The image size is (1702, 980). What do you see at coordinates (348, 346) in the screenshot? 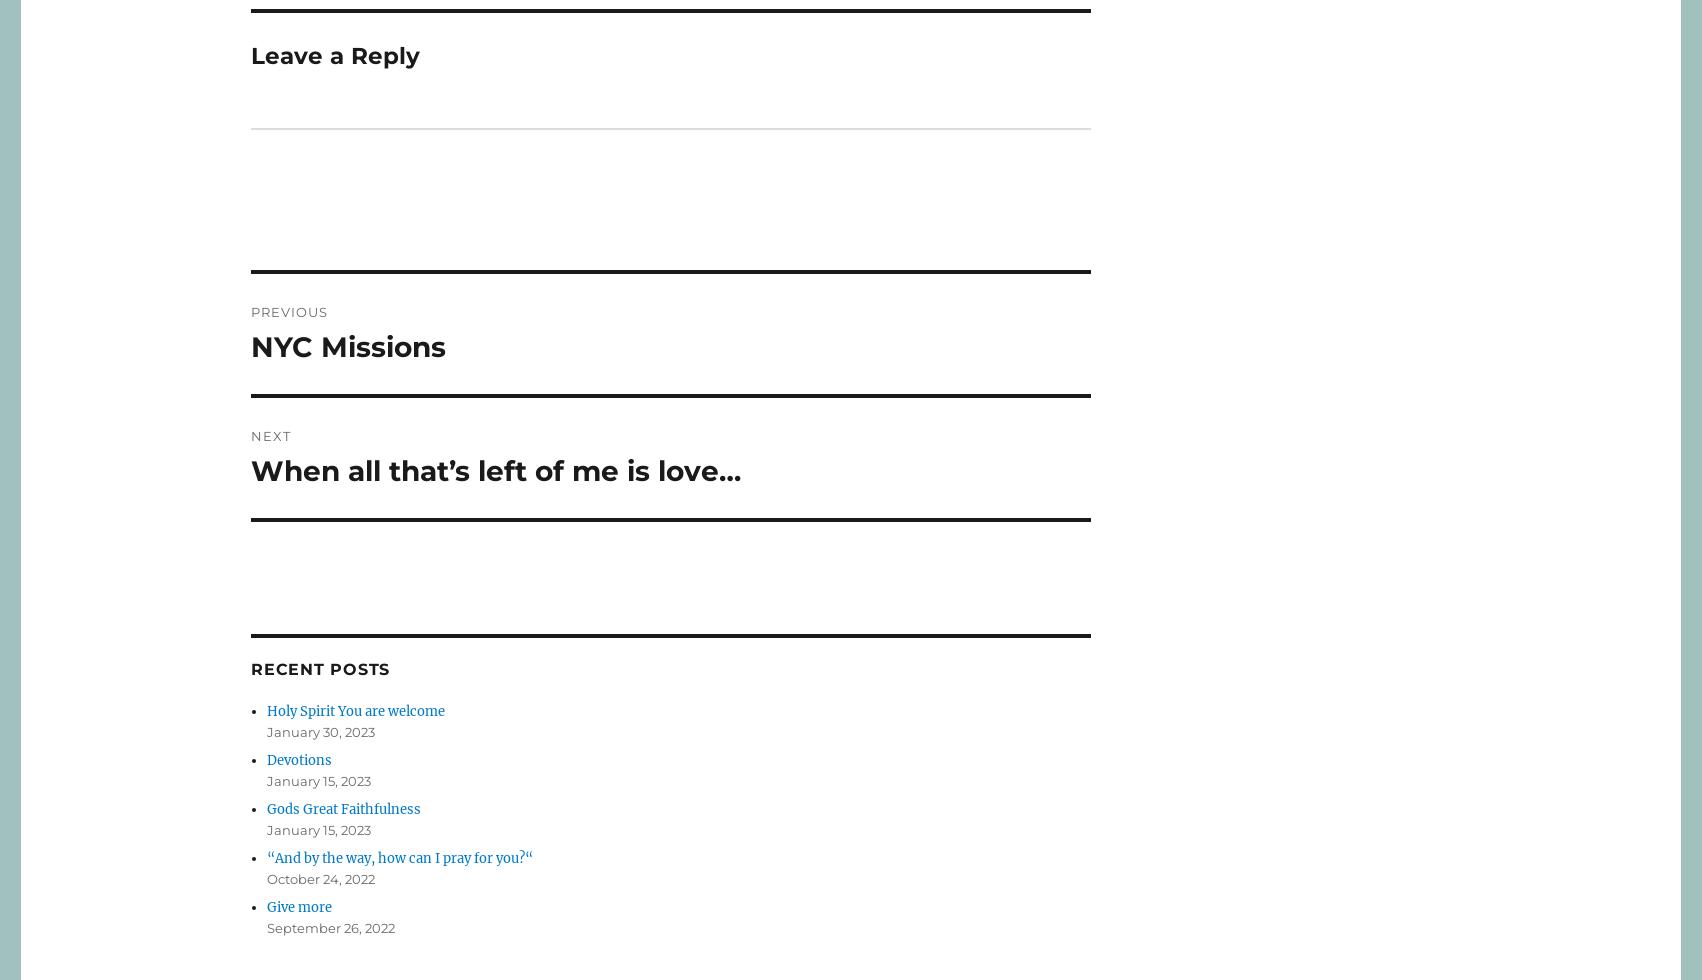
I see `'NYC Missions'` at bounding box center [348, 346].